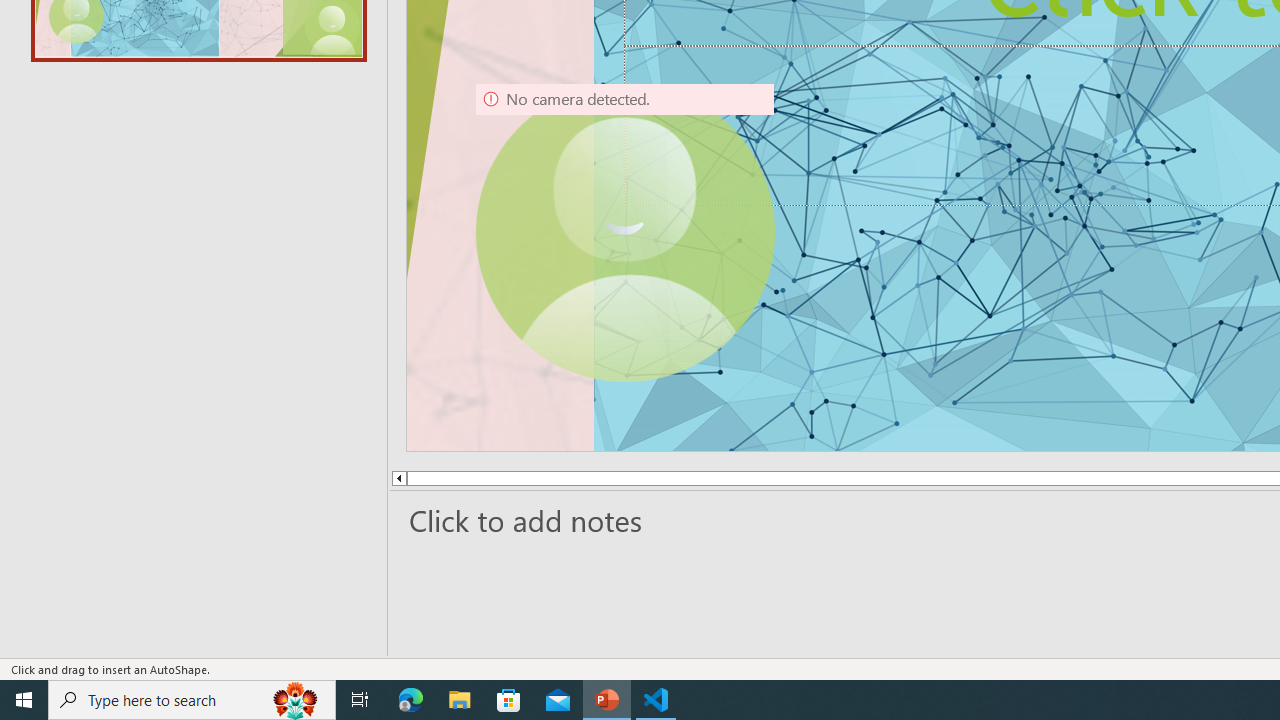  I want to click on 'Camera 9, No camera detected.', so click(623, 231).